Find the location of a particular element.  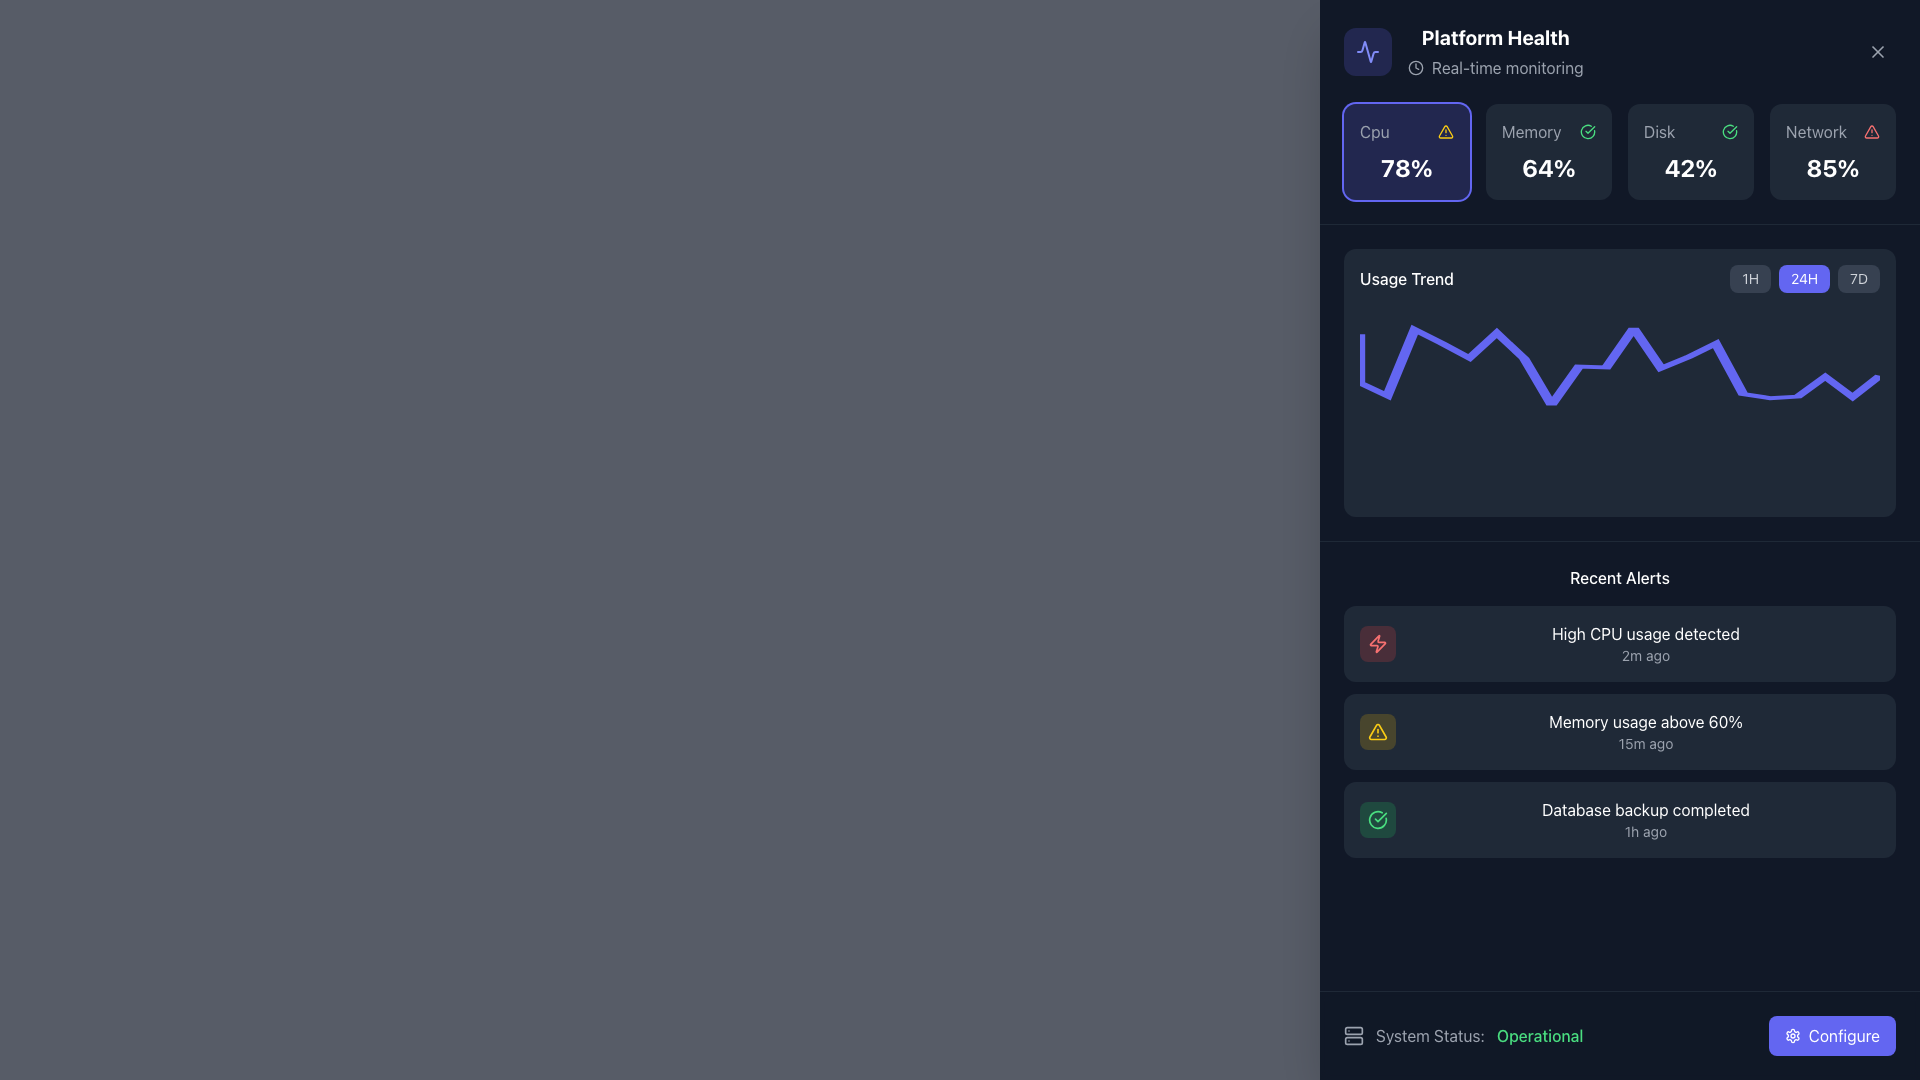

the disk status icon located in the Disk section, which indicates normal disk usage and is positioned between the Memory and Network sections is located at coordinates (1587, 131).